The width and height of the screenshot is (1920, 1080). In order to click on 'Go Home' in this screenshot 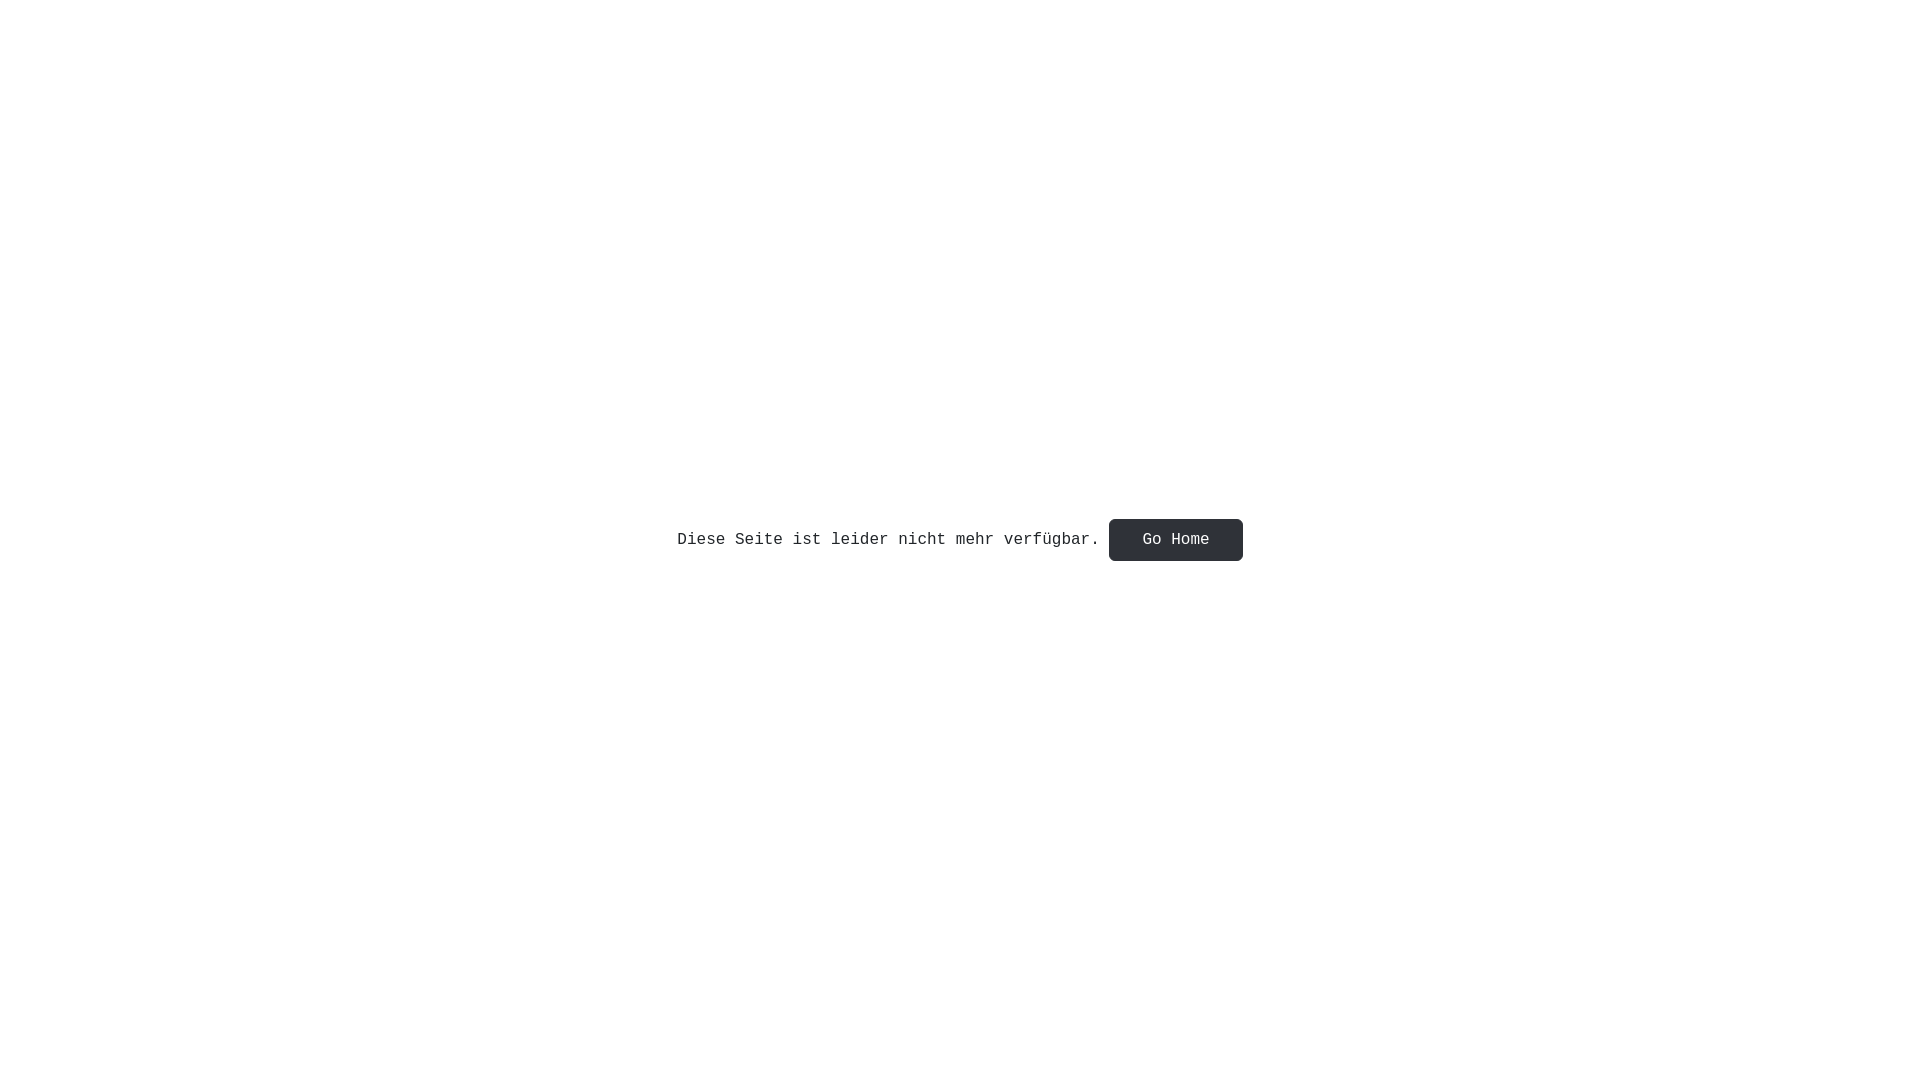, I will do `click(1175, 540)`.